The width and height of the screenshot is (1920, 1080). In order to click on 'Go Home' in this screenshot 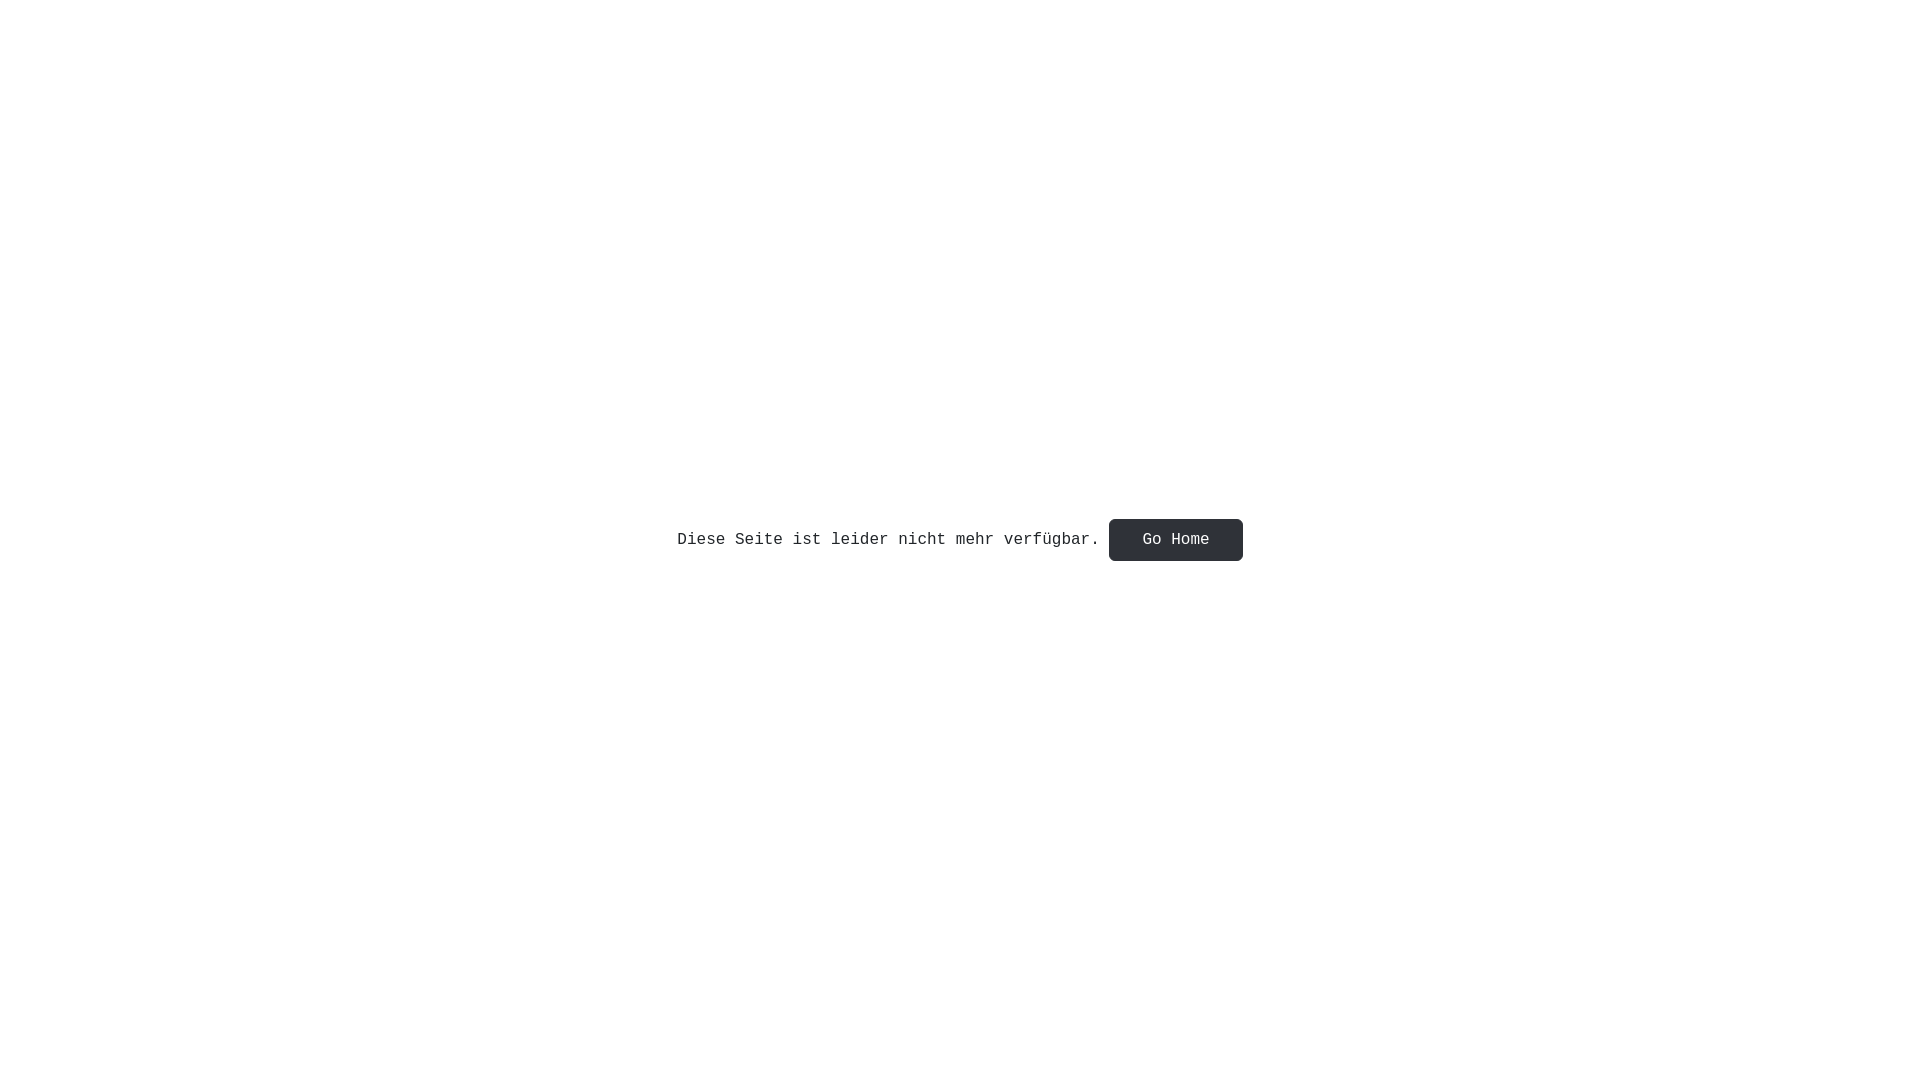, I will do `click(1175, 540)`.